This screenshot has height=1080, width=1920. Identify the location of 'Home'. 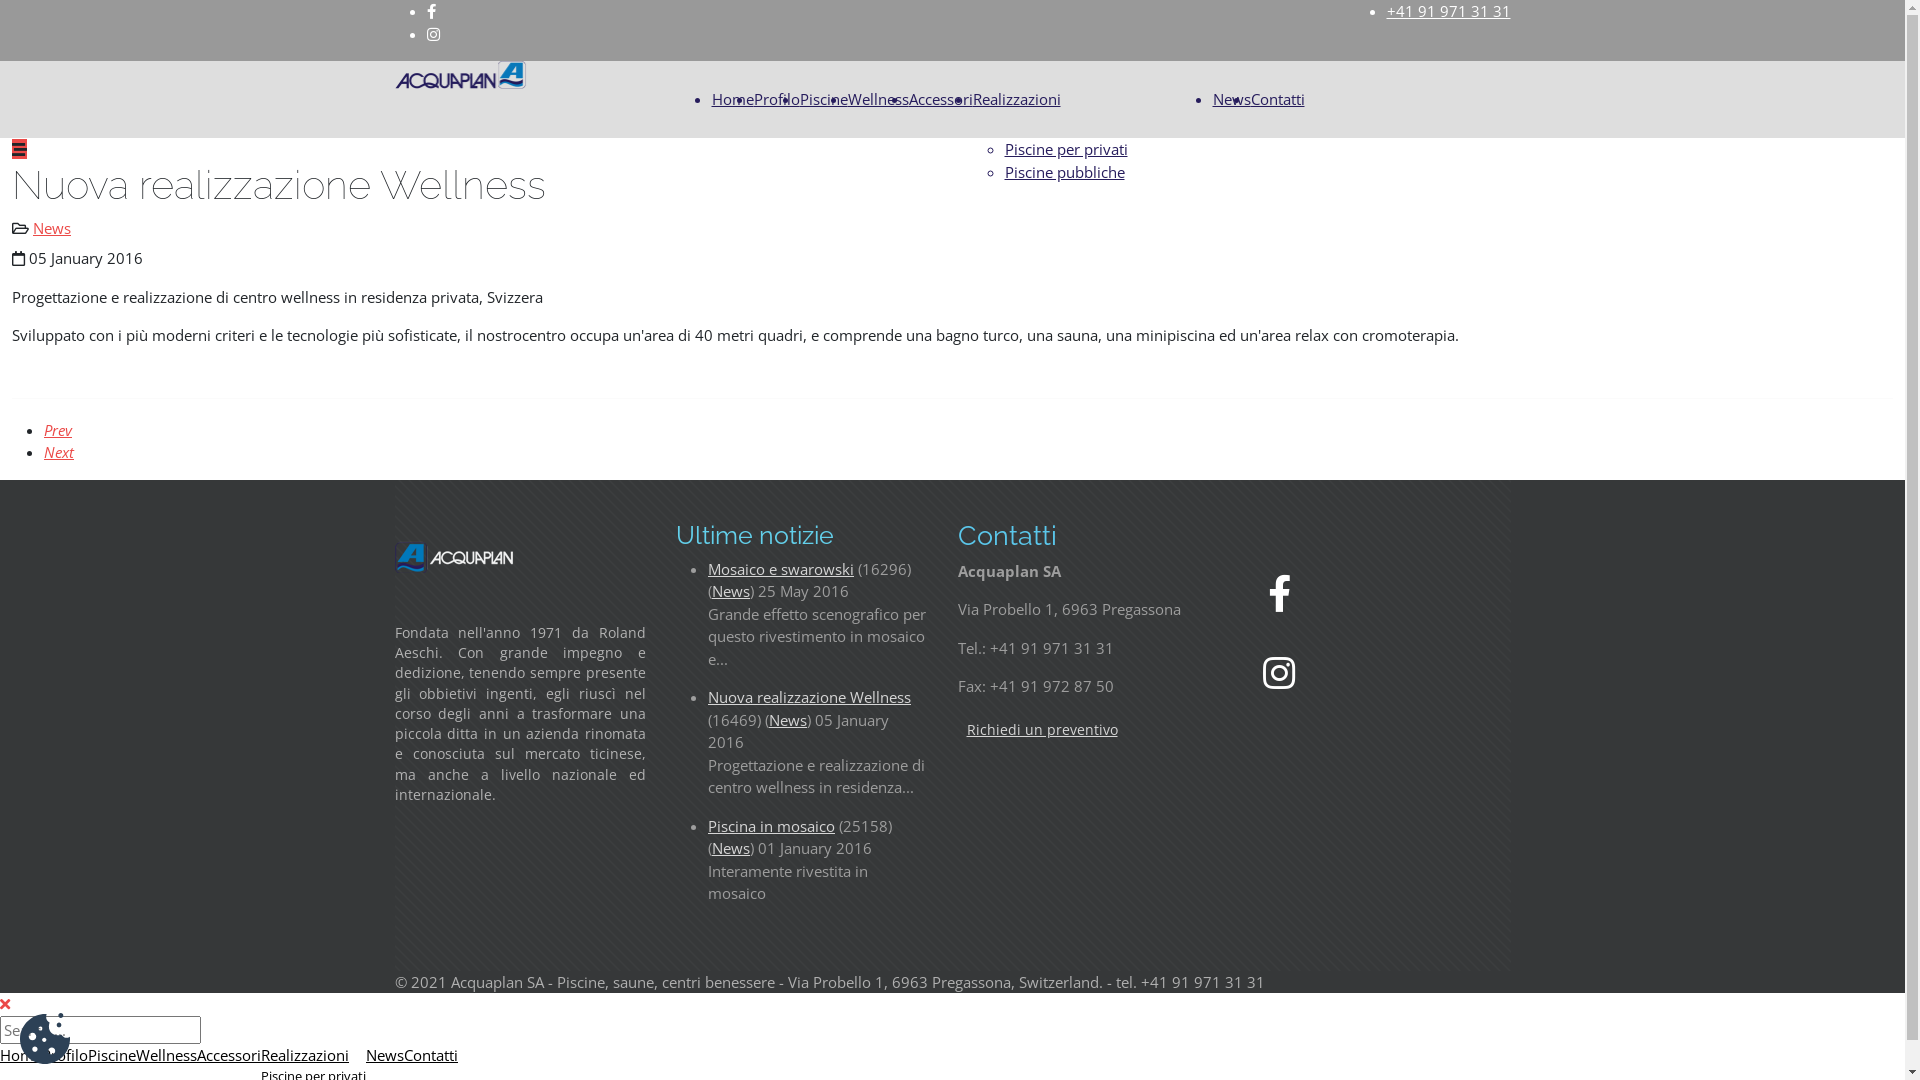
(732, 99).